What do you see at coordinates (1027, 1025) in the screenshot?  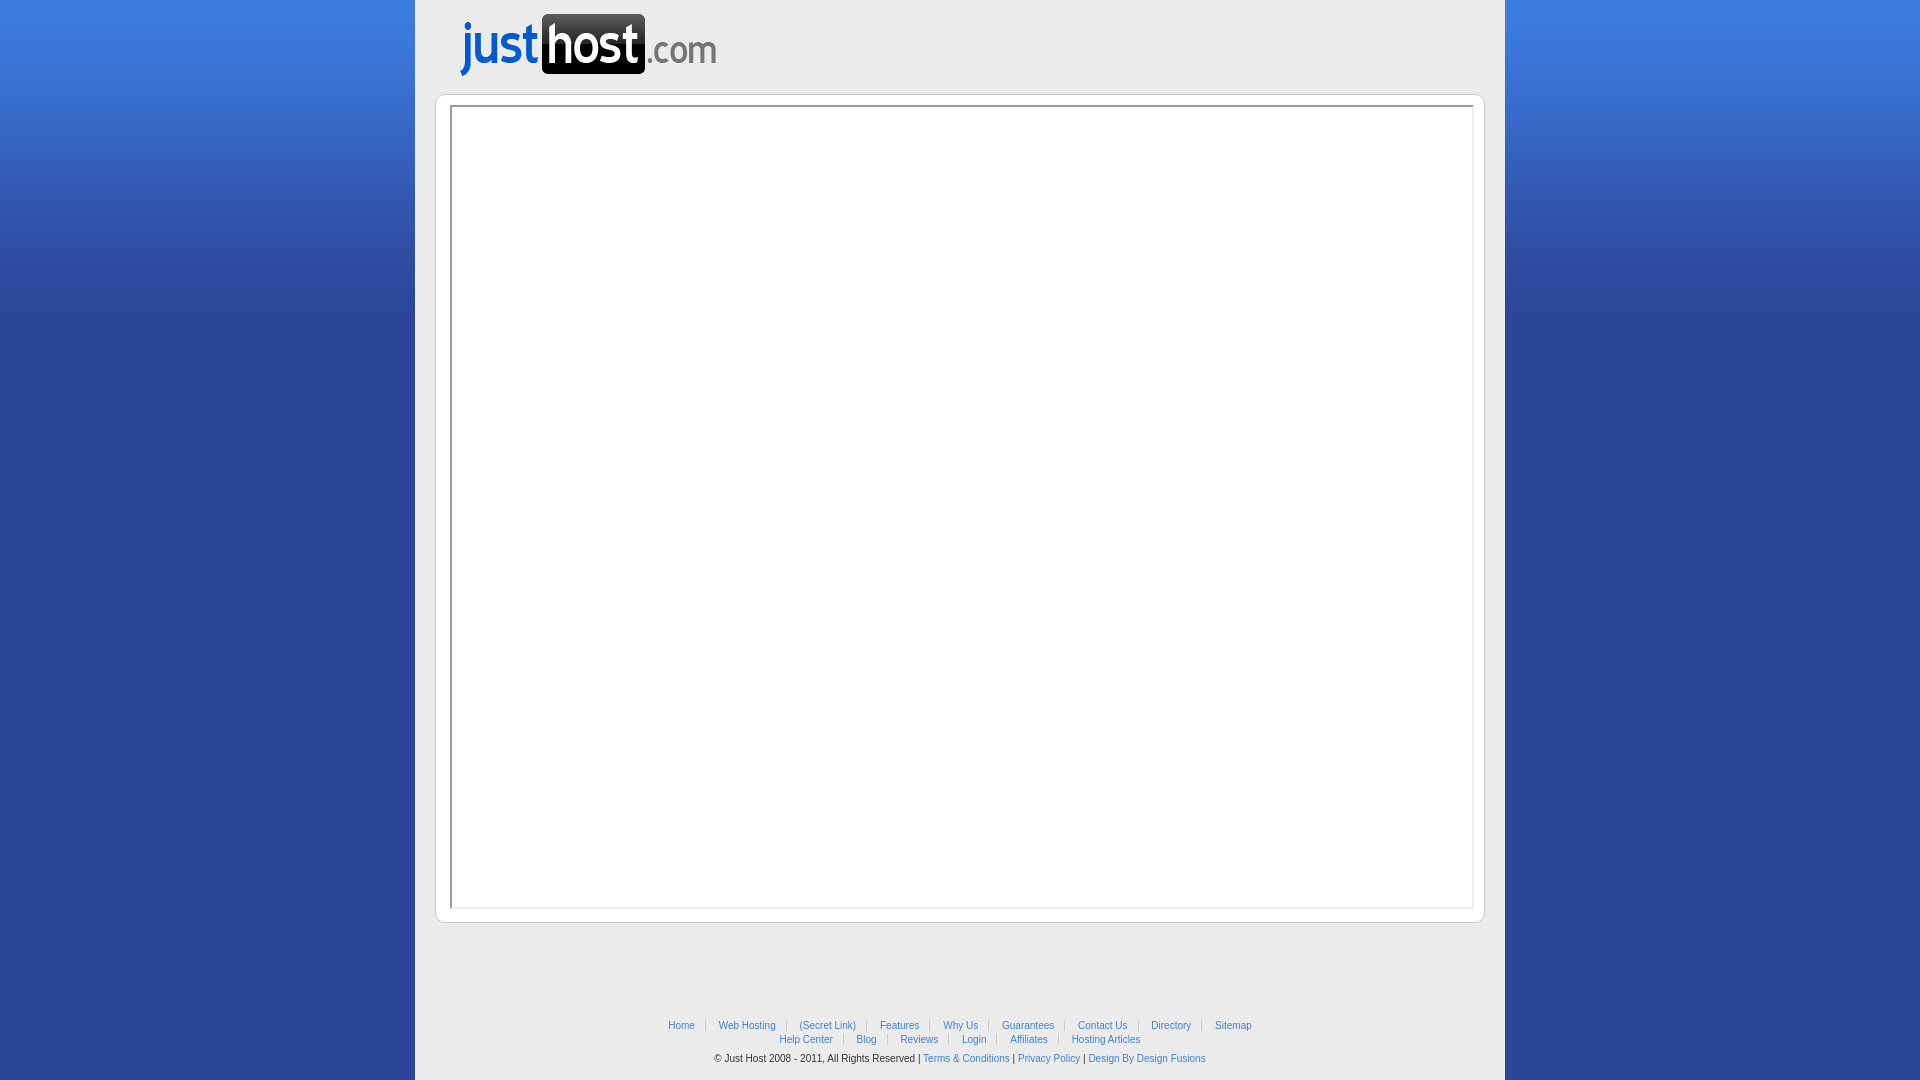 I see `'Guarantees'` at bounding box center [1027, 1025].